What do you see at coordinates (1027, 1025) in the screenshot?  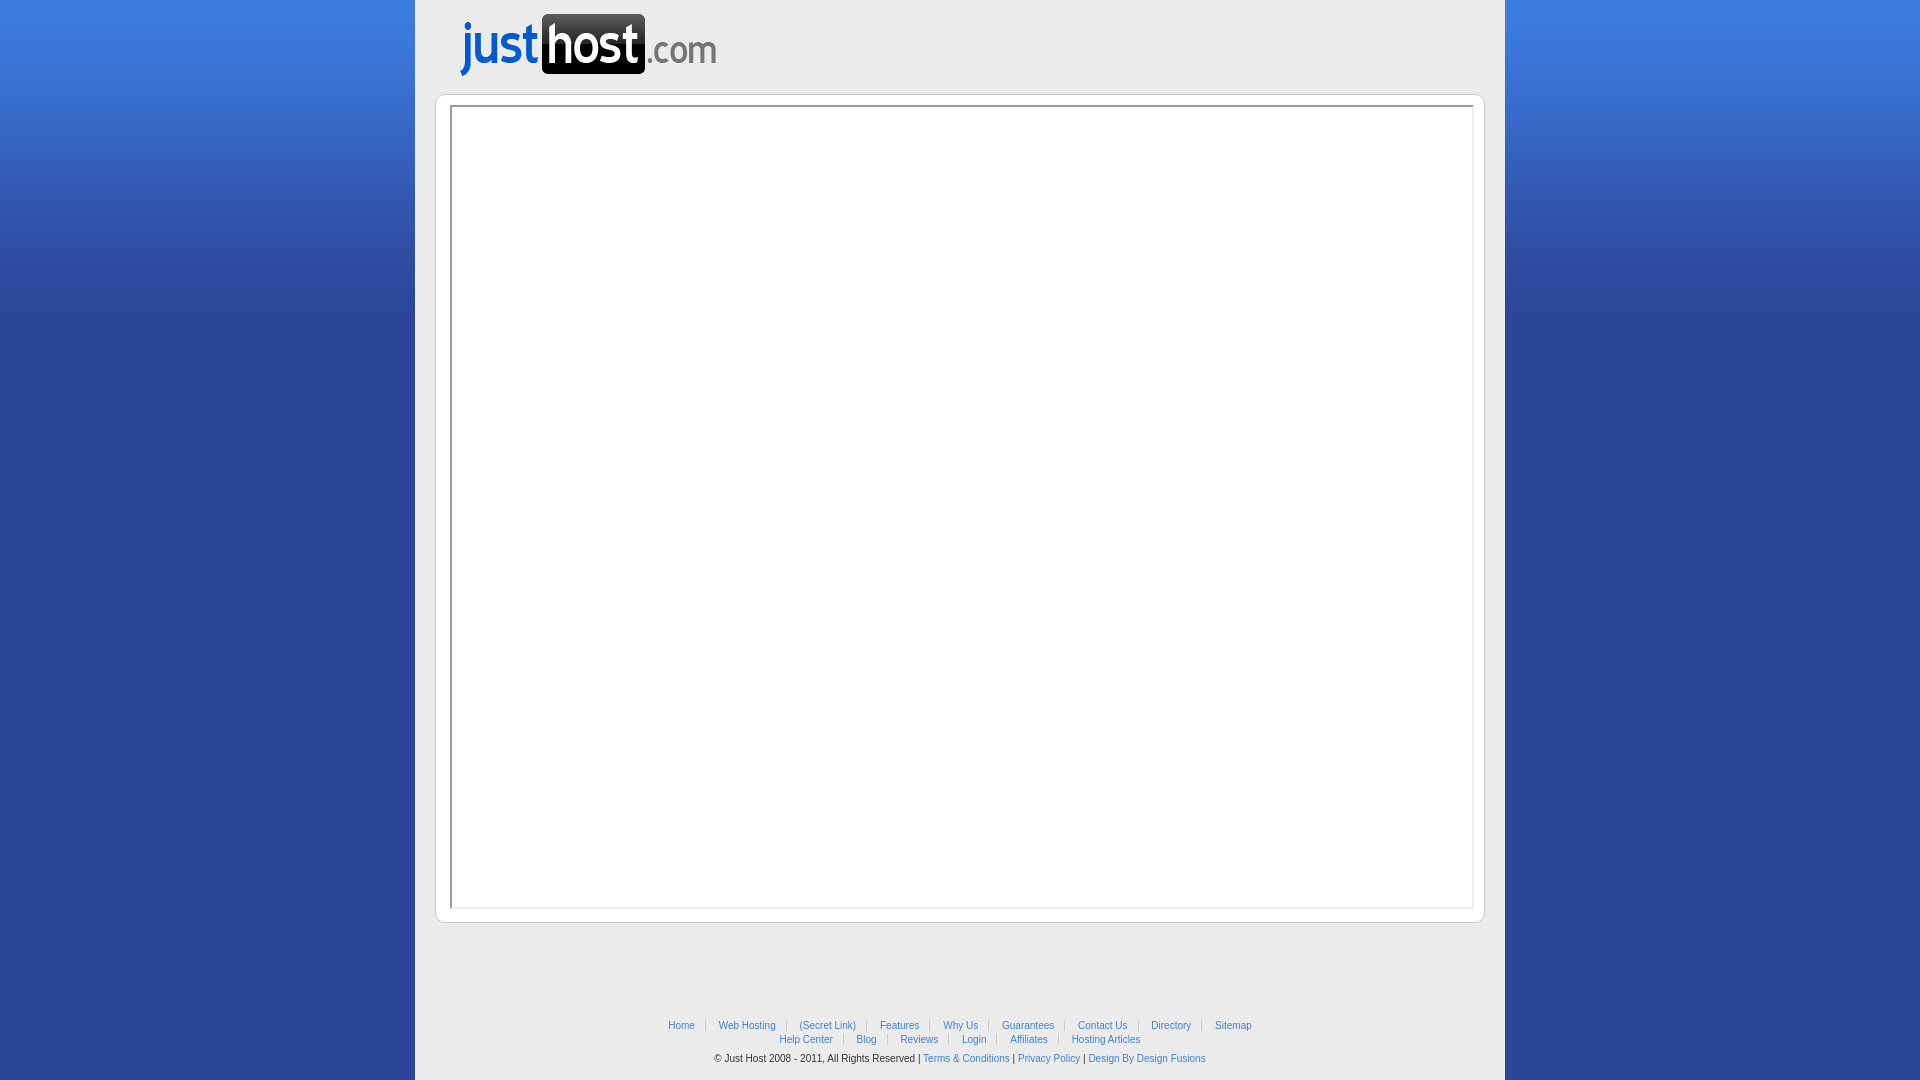 I see `'Guarantees'` at bounding box center [1027, 1025].